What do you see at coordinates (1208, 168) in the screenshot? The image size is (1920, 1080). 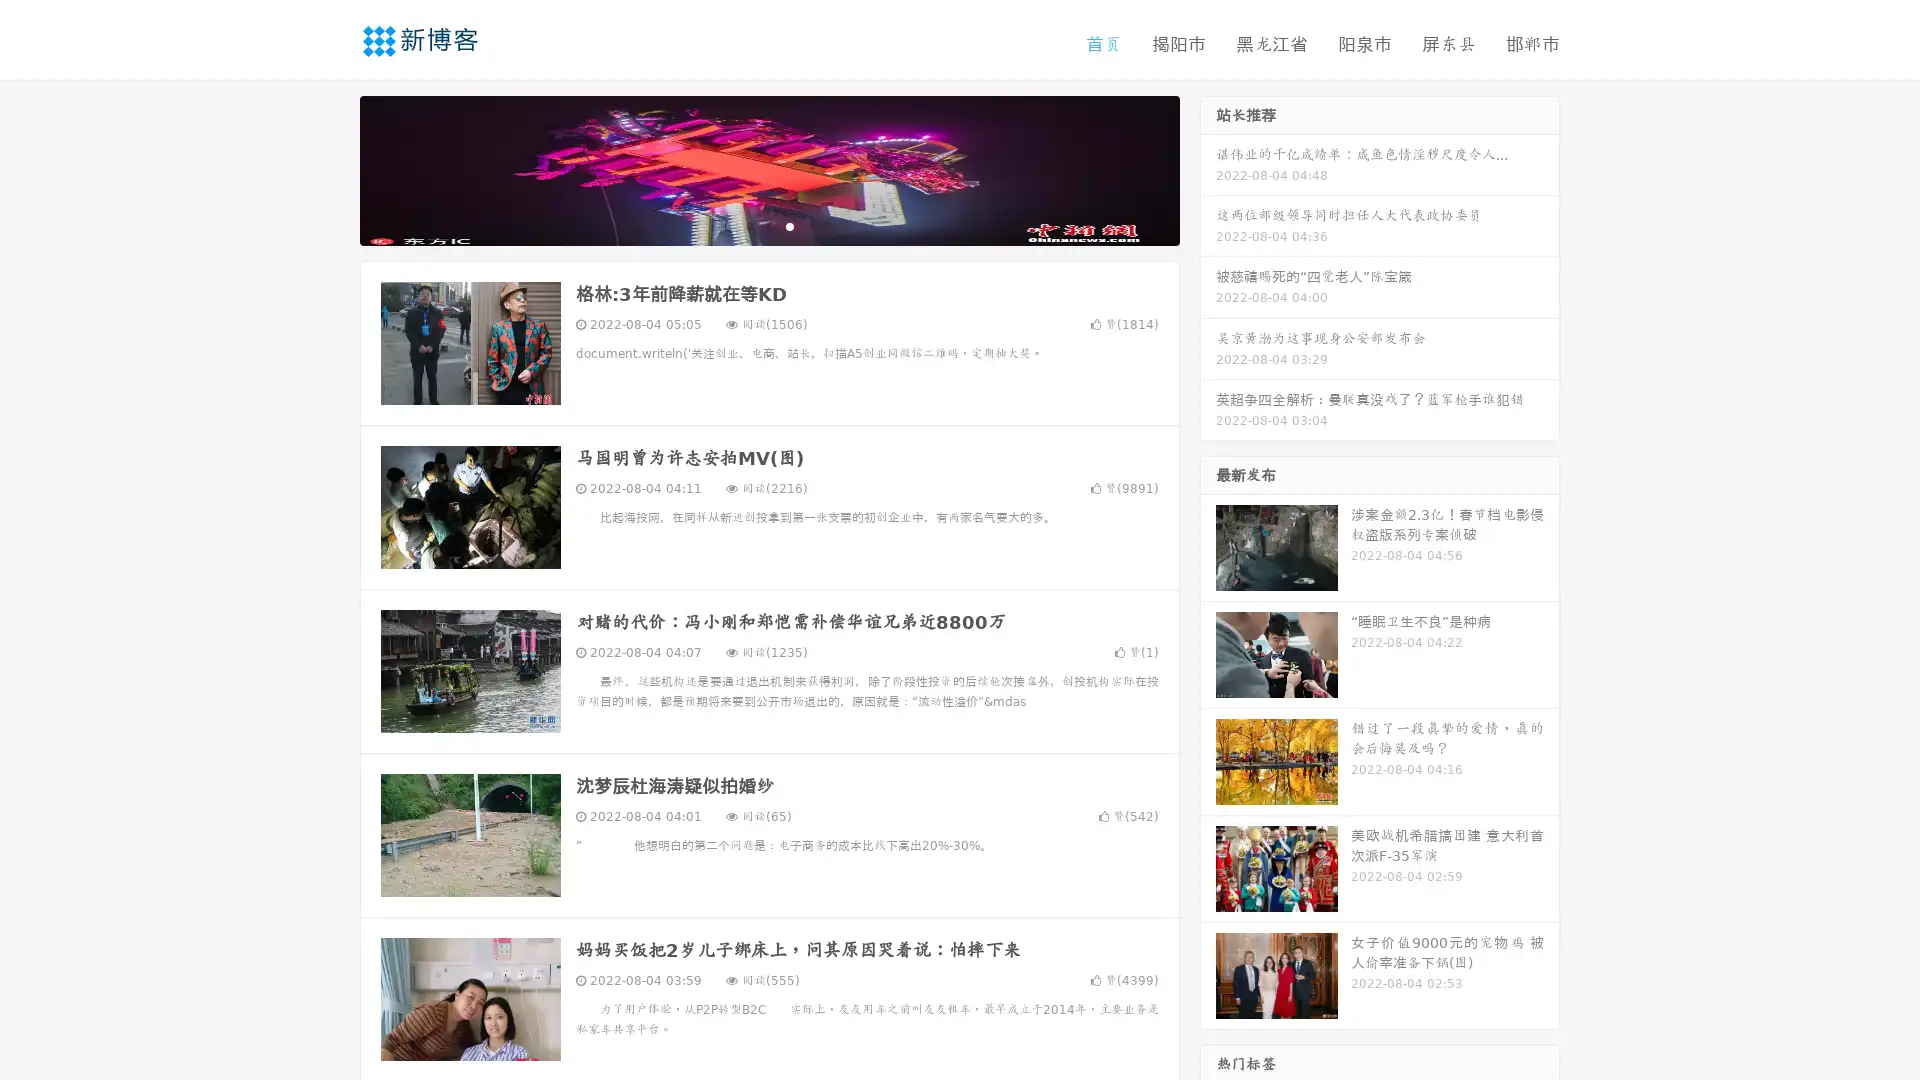 I see `Next slide` at bounding box center [1208, 168].